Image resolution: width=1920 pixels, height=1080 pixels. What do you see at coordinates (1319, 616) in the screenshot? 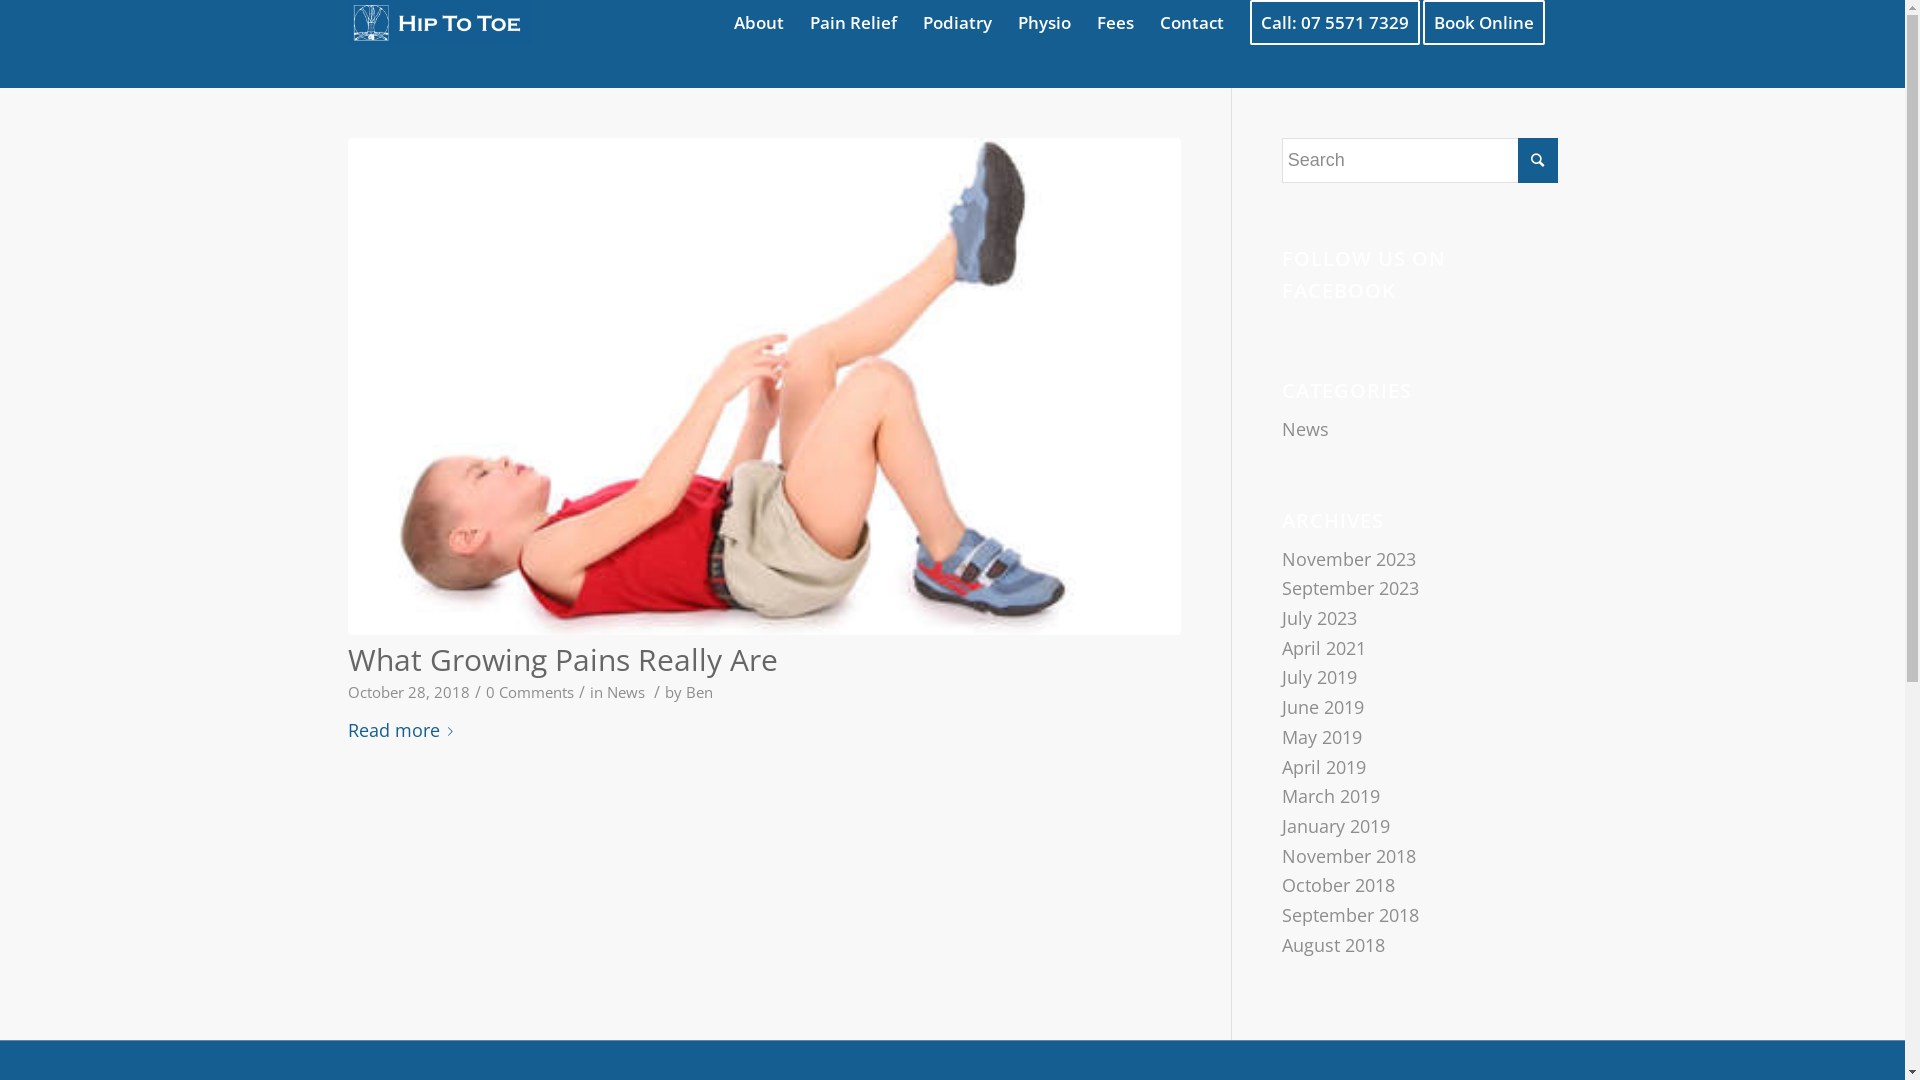
I see `'July 2023'` at bounding box center [1319, 616].